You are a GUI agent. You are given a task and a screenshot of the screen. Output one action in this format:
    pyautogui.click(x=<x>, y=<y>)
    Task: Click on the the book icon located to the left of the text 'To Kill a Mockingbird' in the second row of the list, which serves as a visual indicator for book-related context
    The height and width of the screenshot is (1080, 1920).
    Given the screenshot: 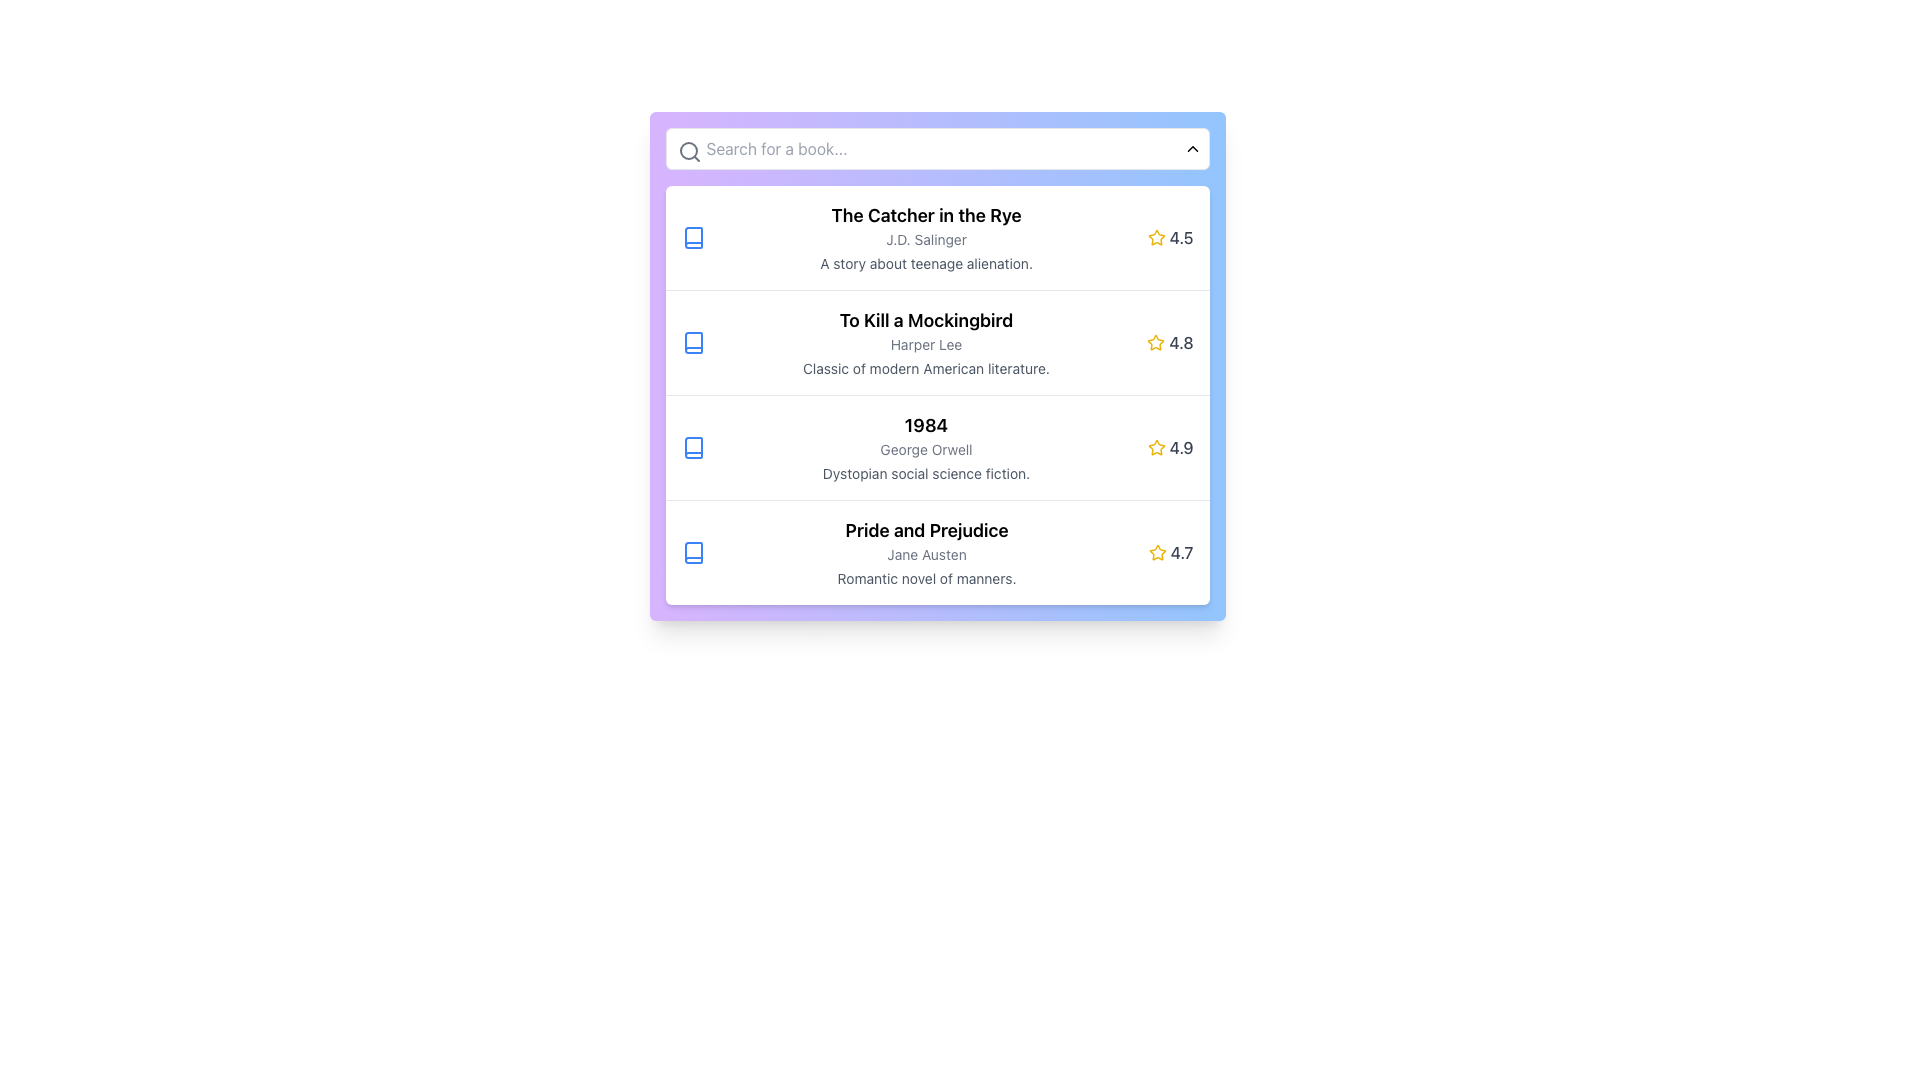 What is the action you would take?
    pyautogui.click(x=693, y=342)
    